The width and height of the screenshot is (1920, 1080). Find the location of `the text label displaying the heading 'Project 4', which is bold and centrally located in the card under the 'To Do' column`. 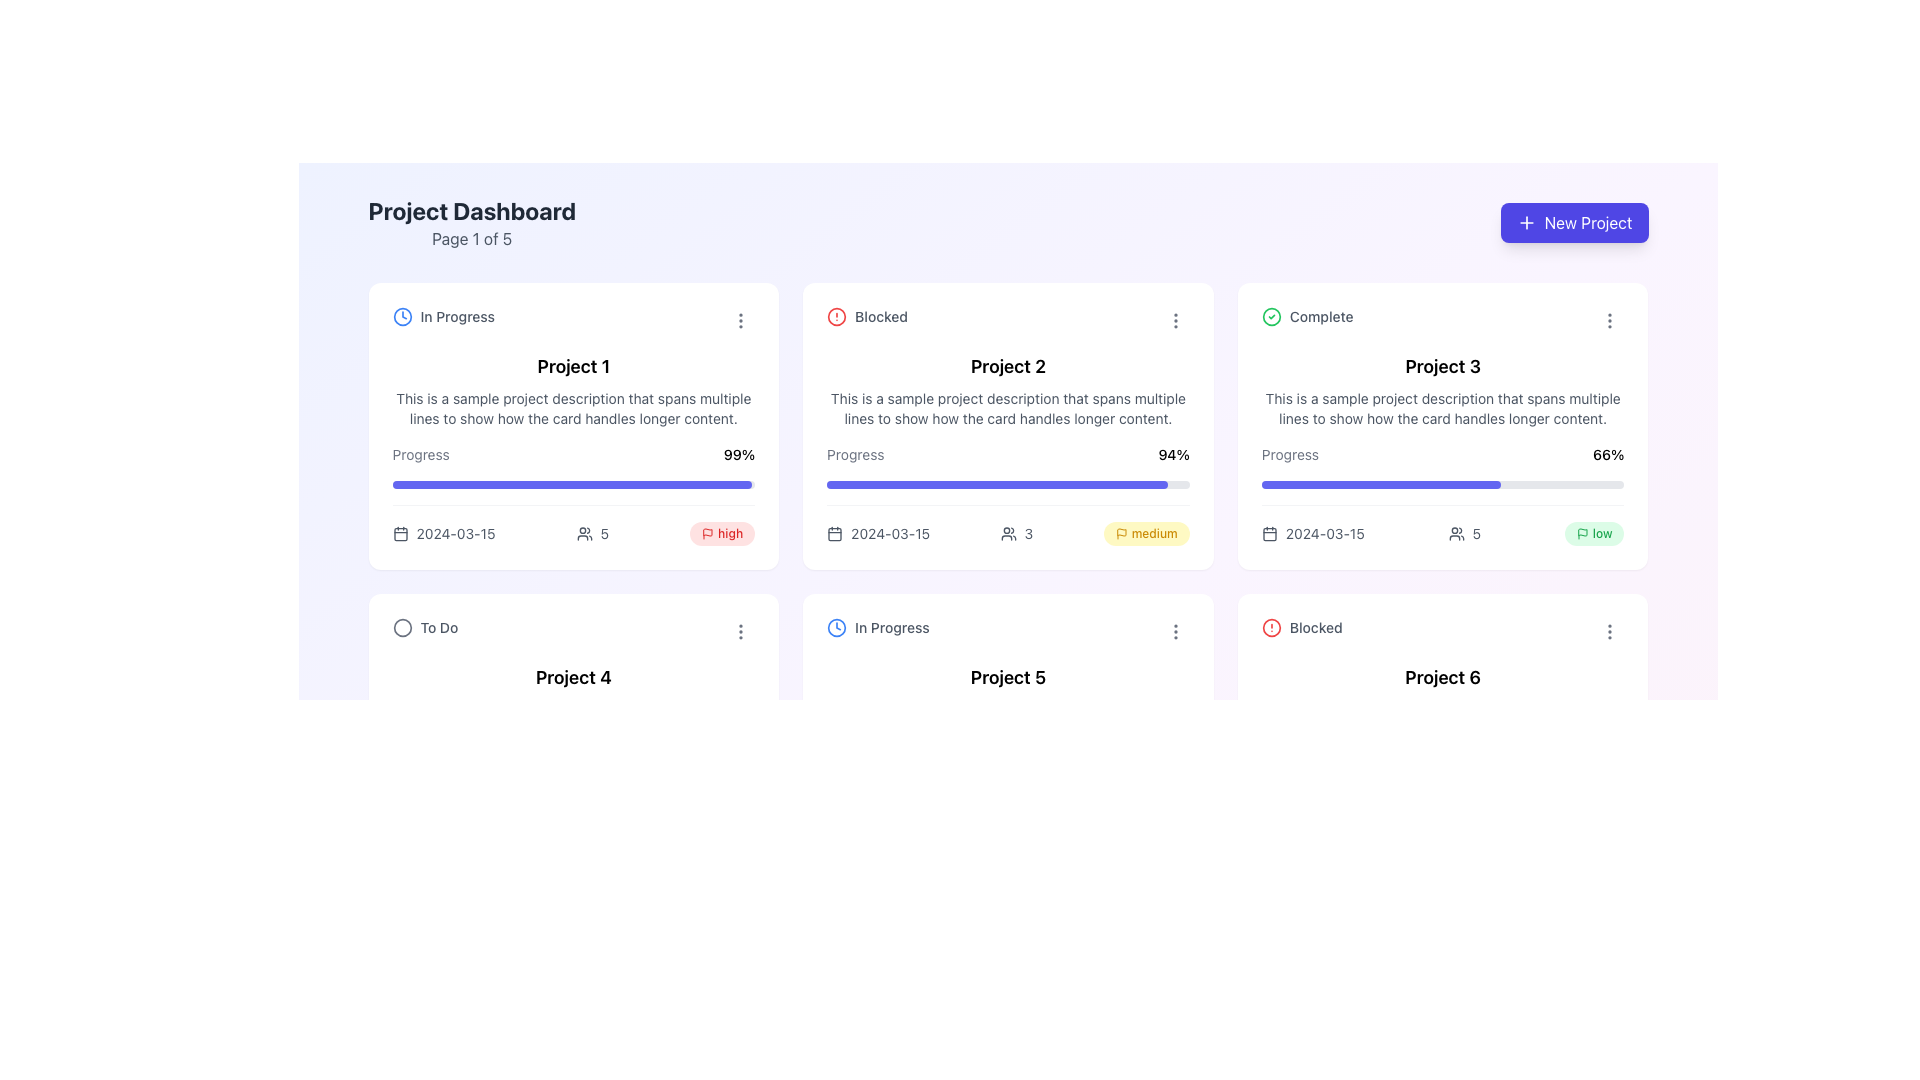

the text label displaying the heading 'Project 4', which is bold and centrally located in the card under the 'To Do' column is located at coordinates (572, 677).